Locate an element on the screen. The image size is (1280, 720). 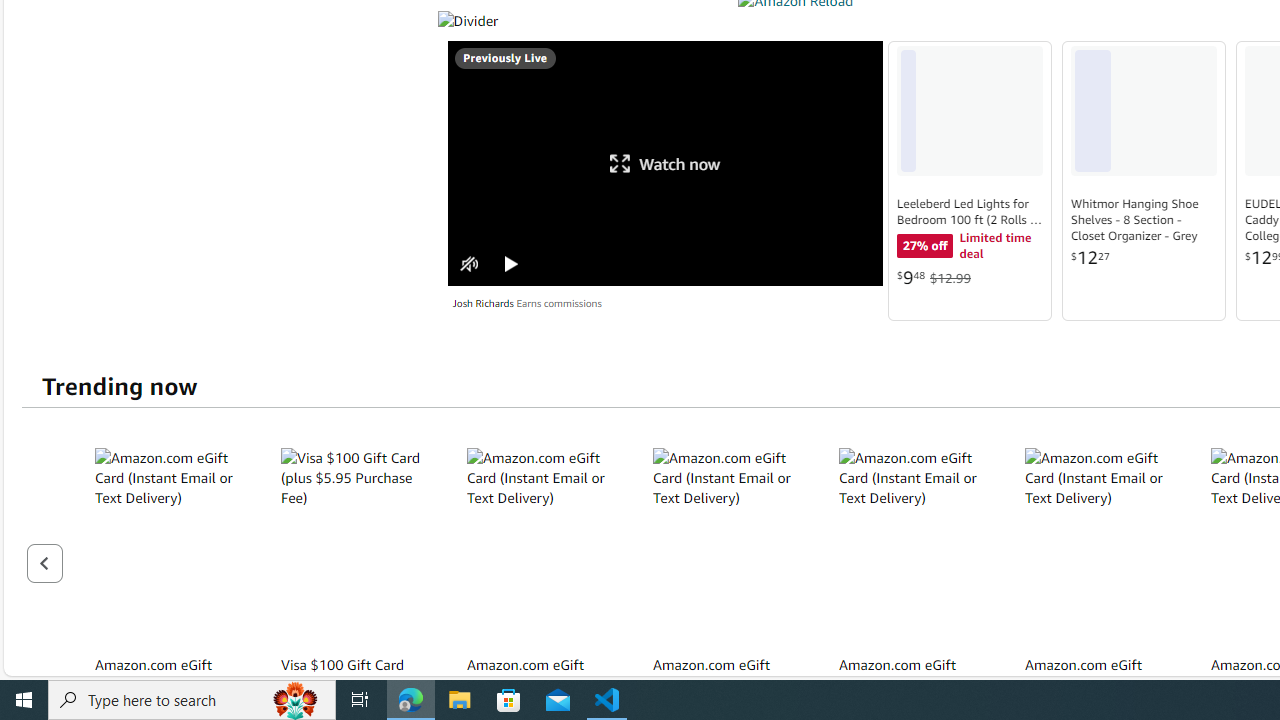
'Visa $100 Gift Card (plus $5.95 Purchase Fee)' is located at coordinates (356, 546).